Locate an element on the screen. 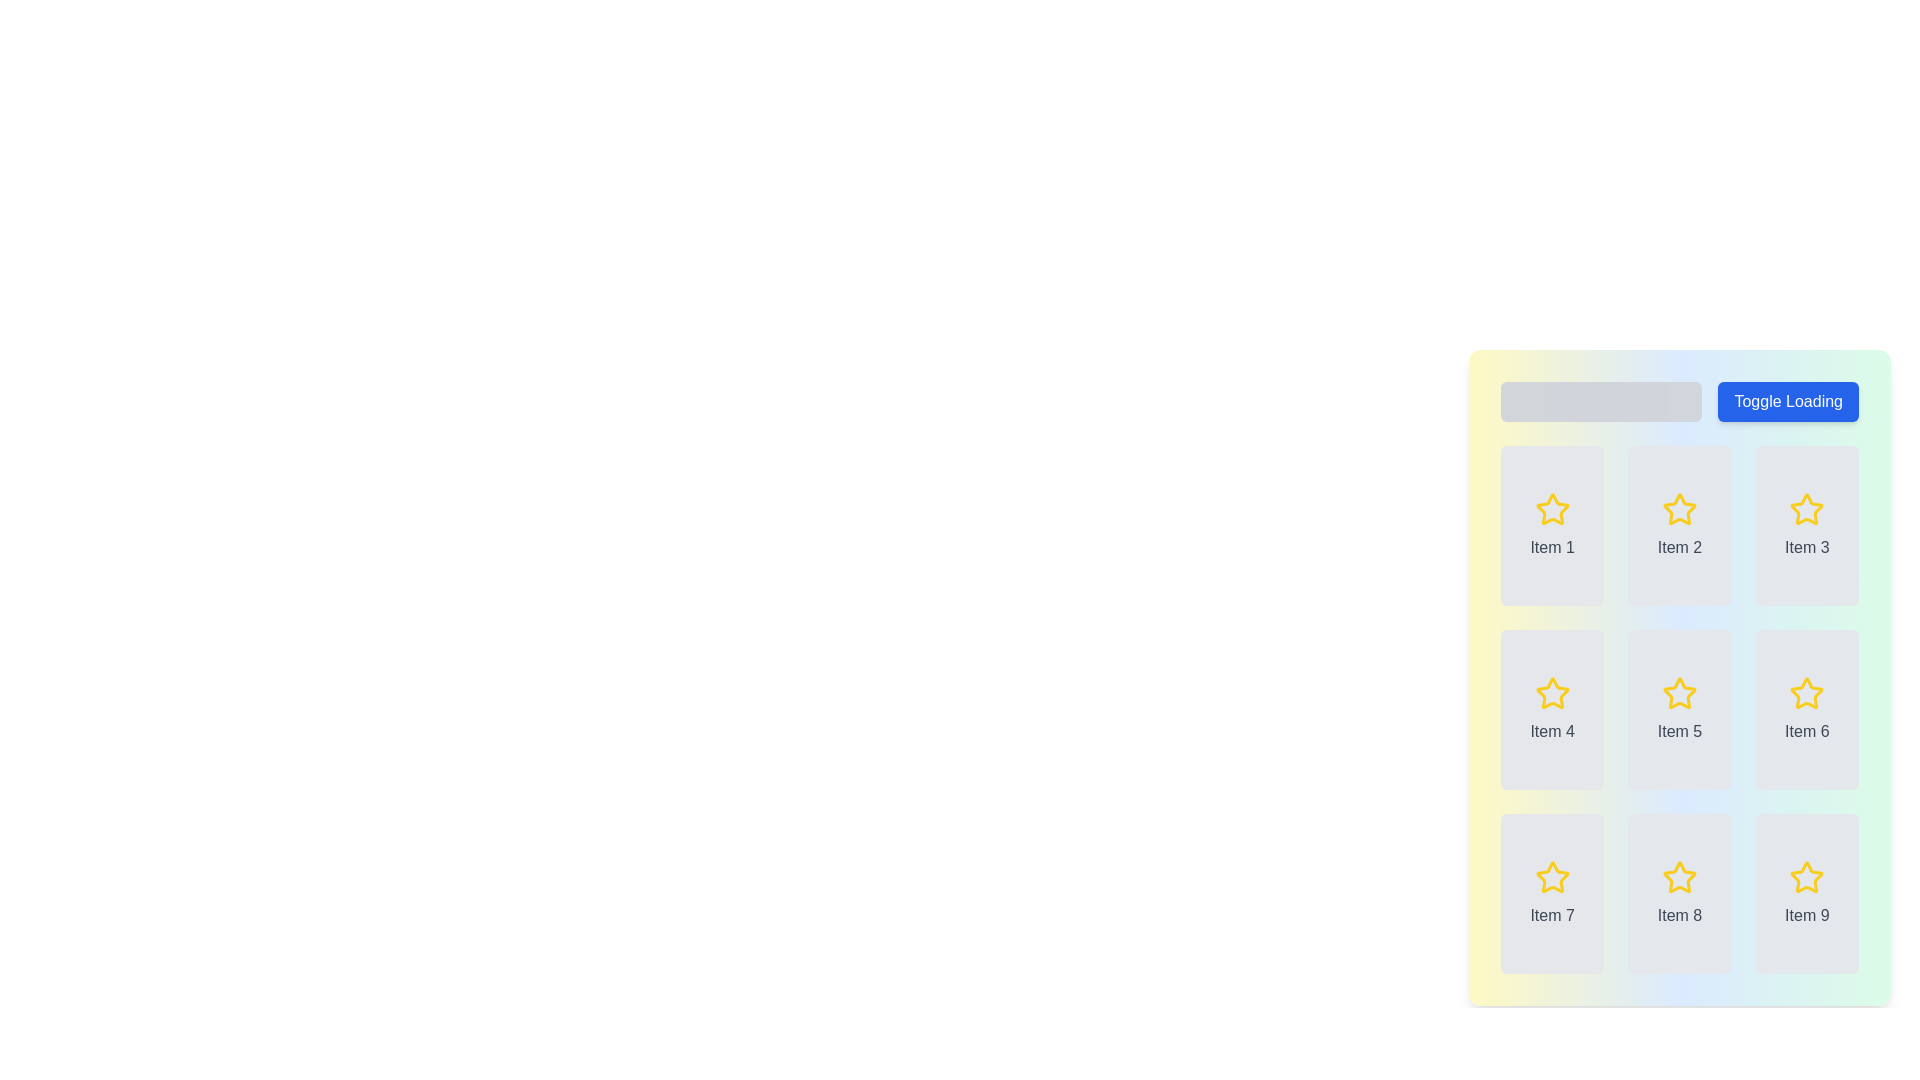 The height and width of the screenshot is (1080, 1920). the rectangular panel labeled 'Item 9' located at the bottom-right corner of the grid to view its details is located at coordinates (1807, 893).